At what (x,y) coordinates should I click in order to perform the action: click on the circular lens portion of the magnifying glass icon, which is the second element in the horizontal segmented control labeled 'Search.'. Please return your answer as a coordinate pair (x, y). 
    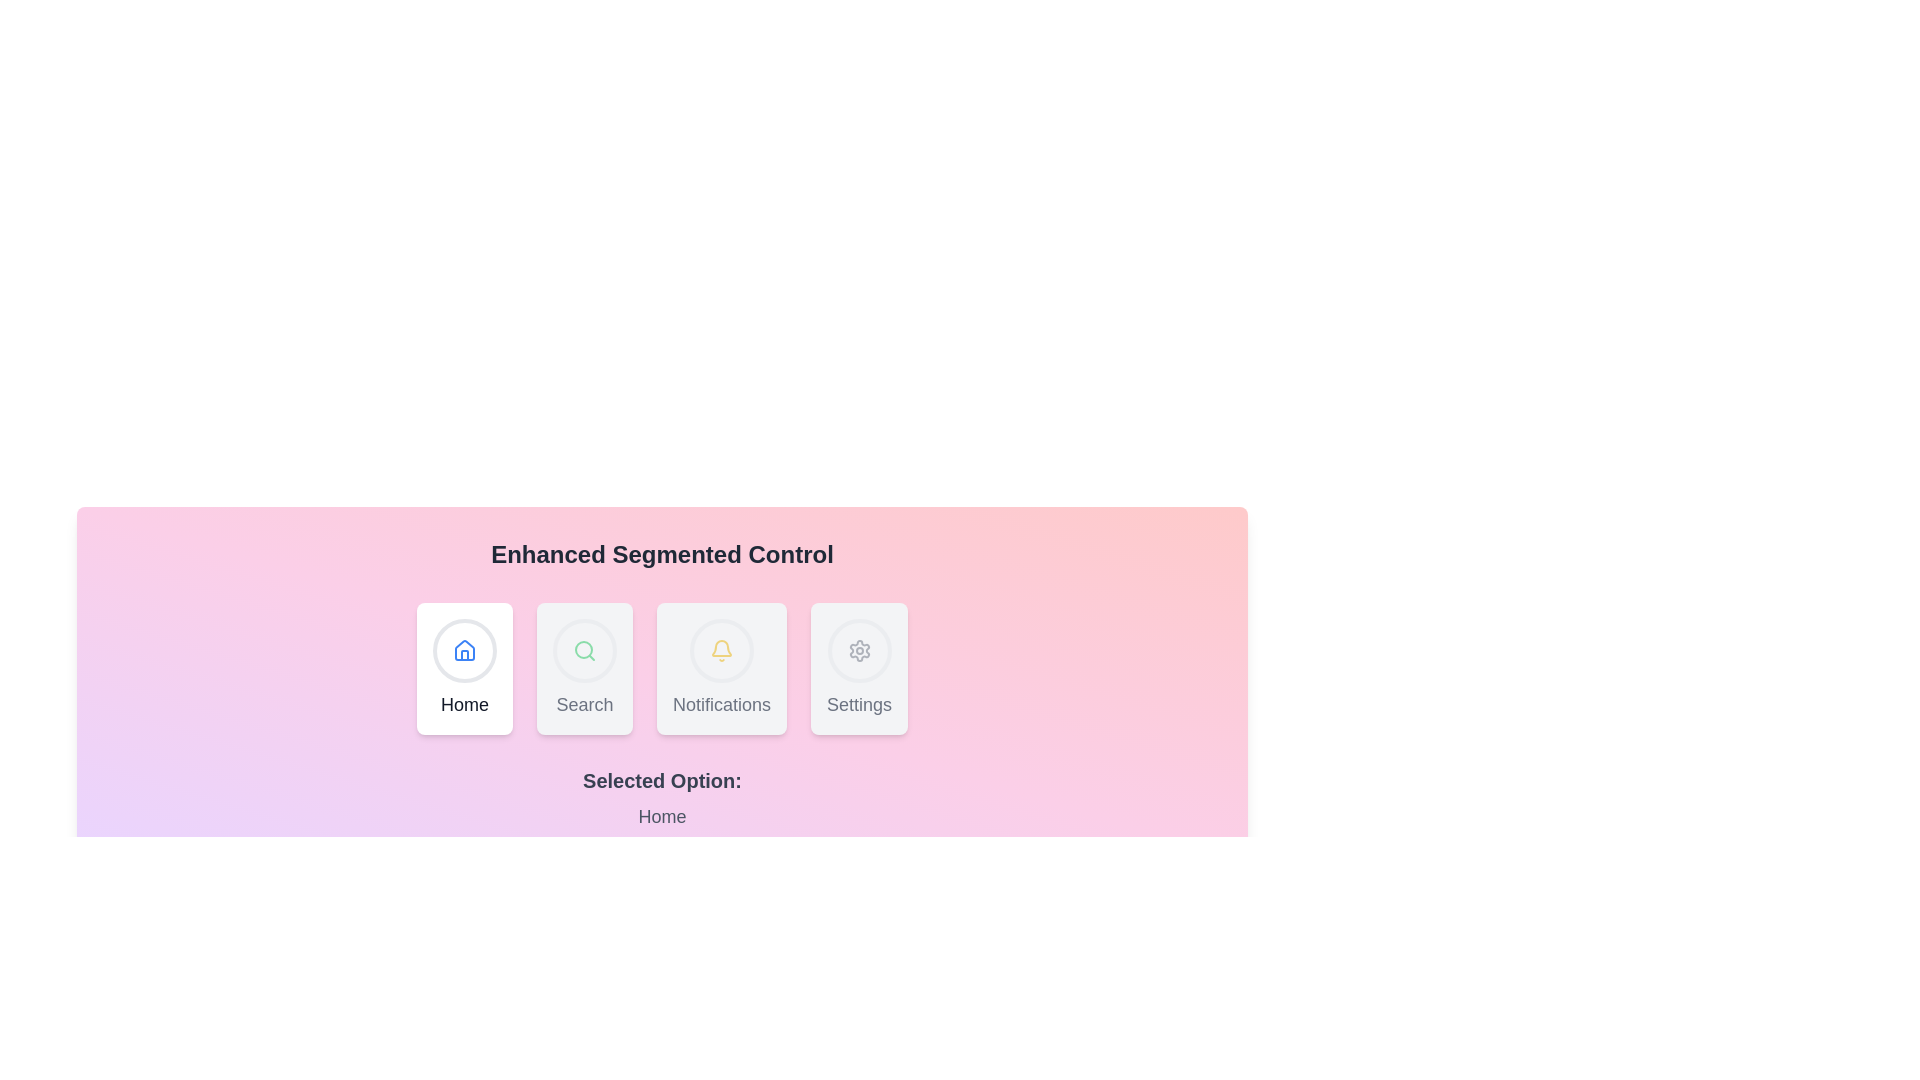
    Looking at the image, I should click on (582, 650).